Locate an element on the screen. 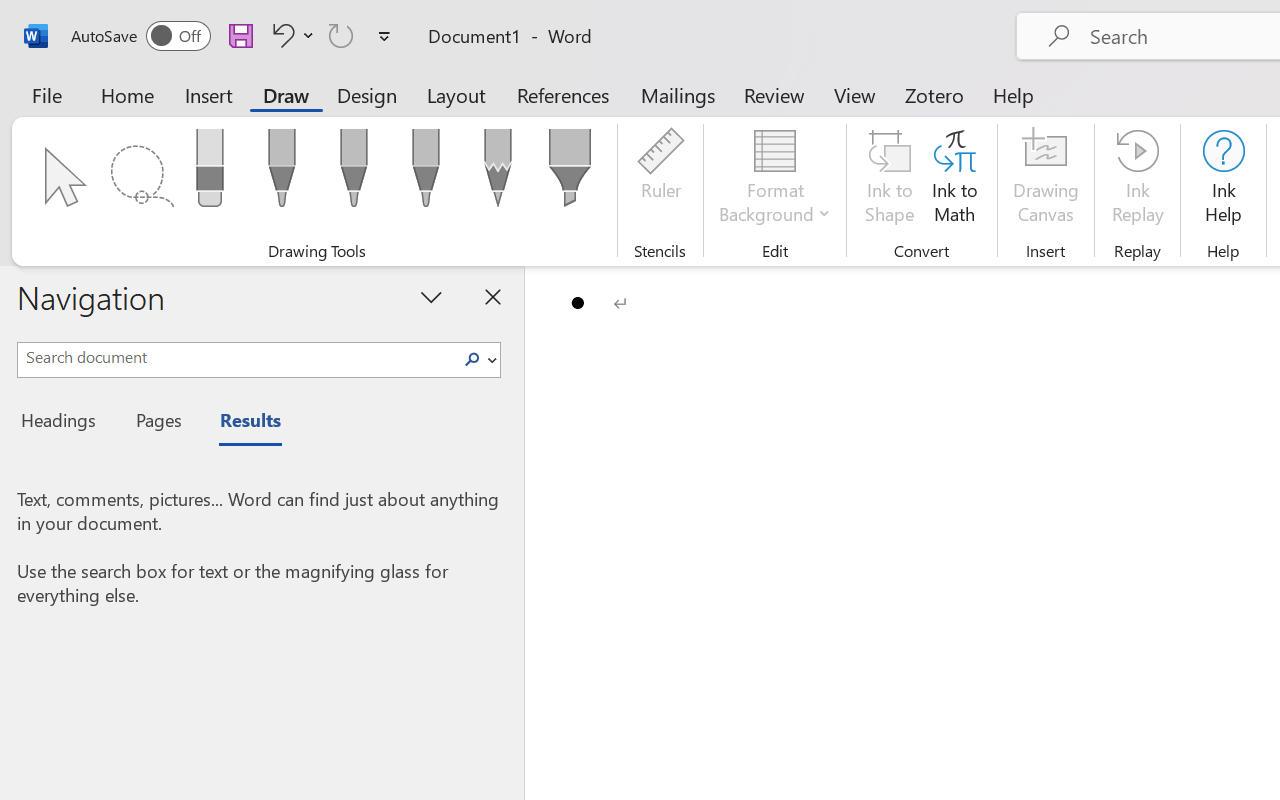 This screenshot has width=1280, height=800. 'Results' is located at coordinates (240, 423).